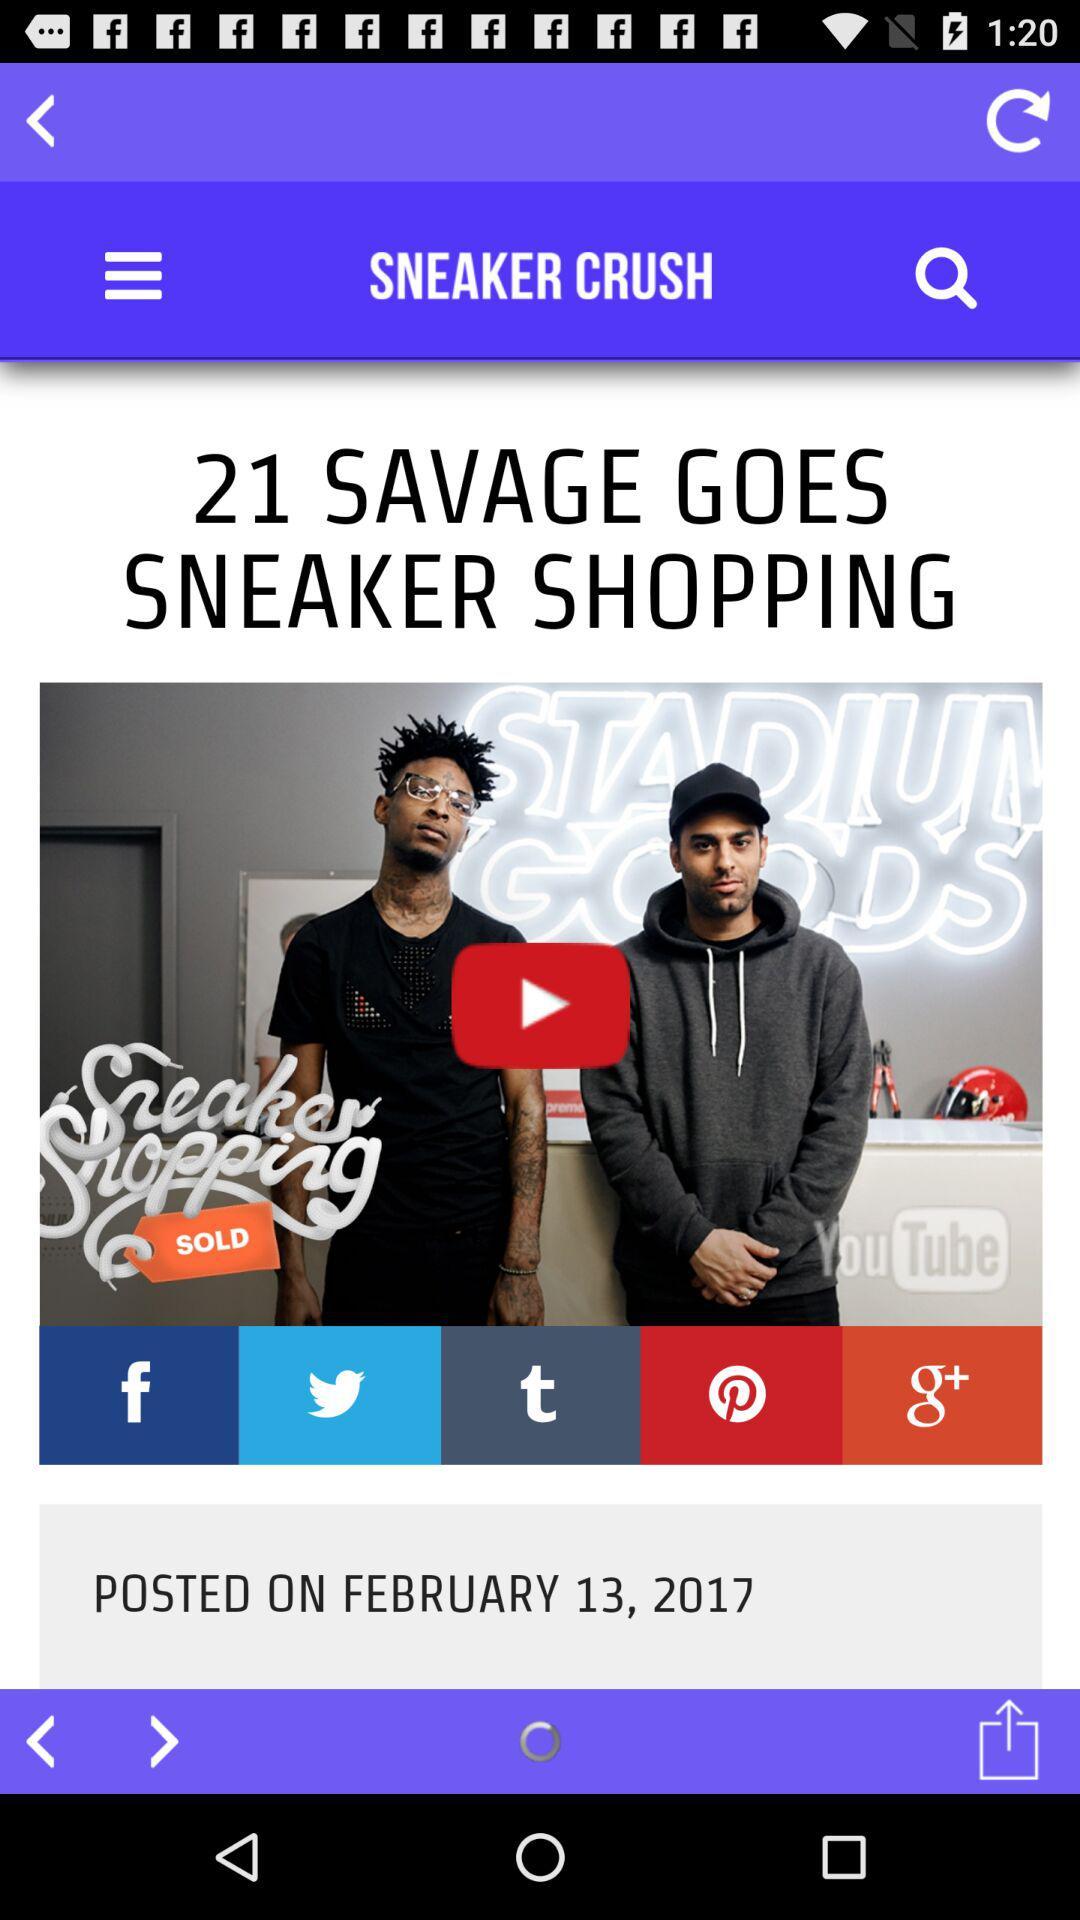 The height and width of the screenshot is (1920, 1080). What do you see at coordinates (1018, 128) in the screenshot?
I see `the refresh icon` at bounding box center [1018, 128].